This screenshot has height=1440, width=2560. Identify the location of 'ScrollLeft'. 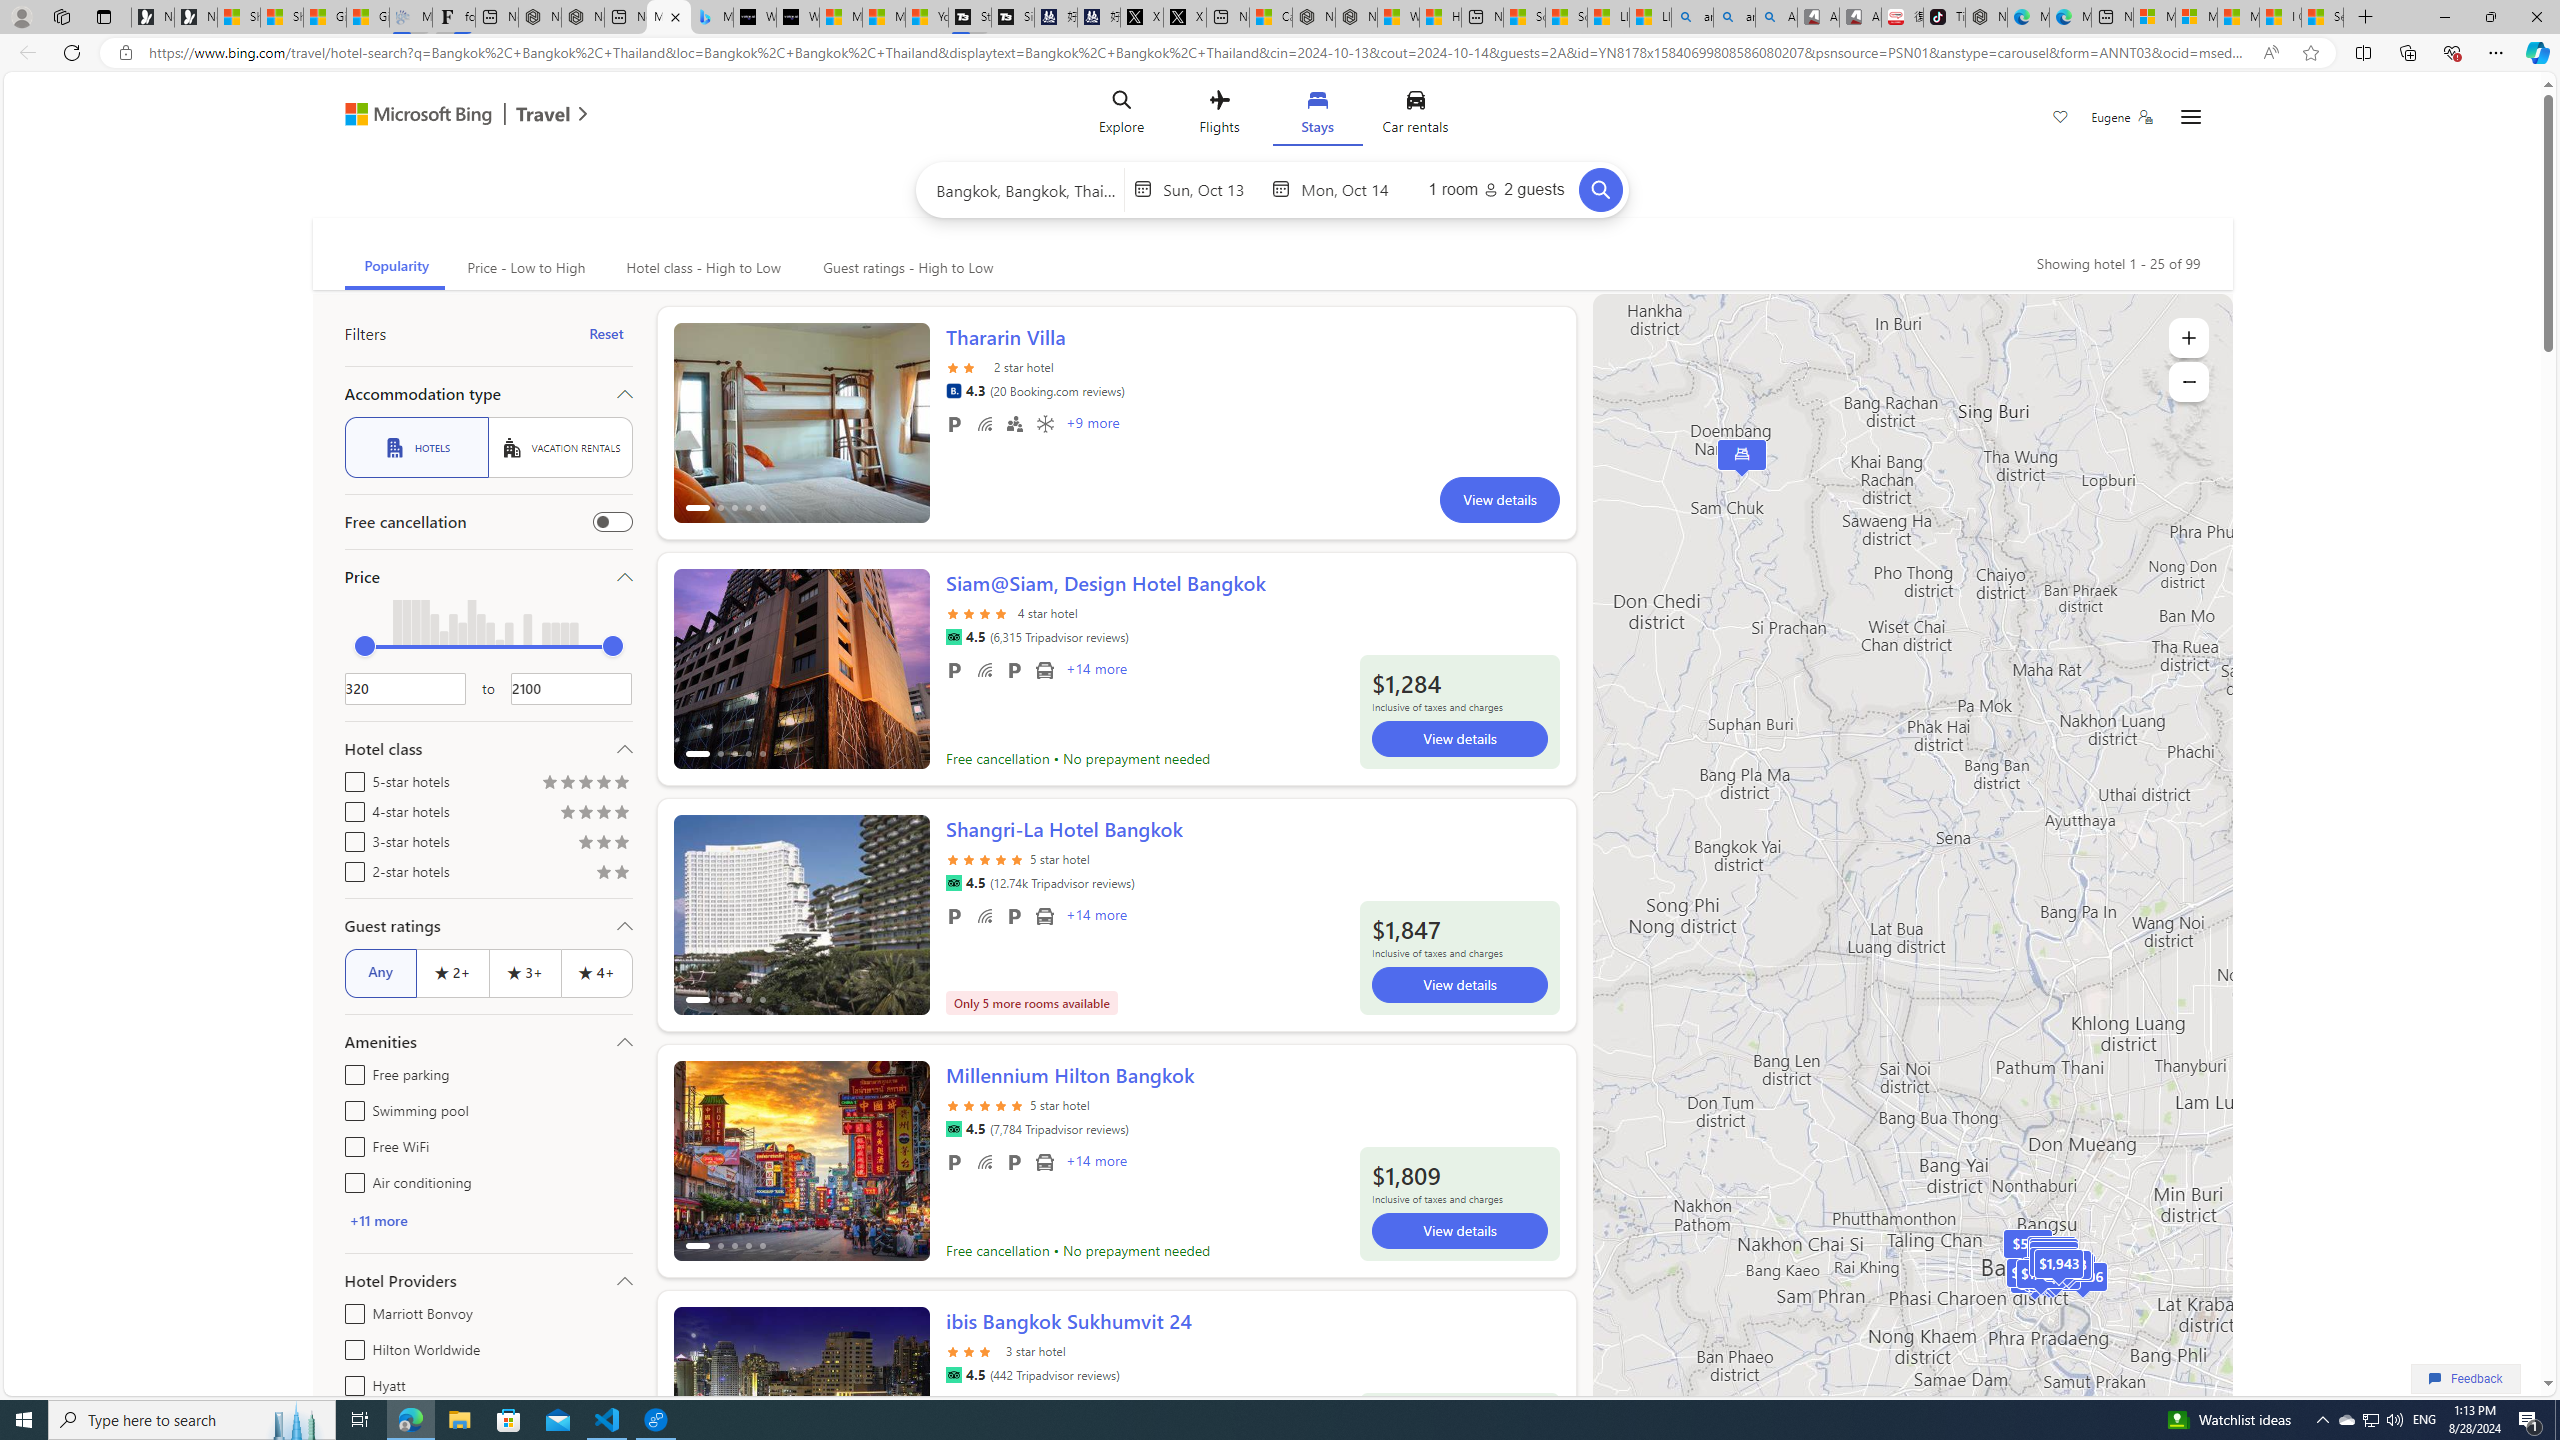
(697, 1397).